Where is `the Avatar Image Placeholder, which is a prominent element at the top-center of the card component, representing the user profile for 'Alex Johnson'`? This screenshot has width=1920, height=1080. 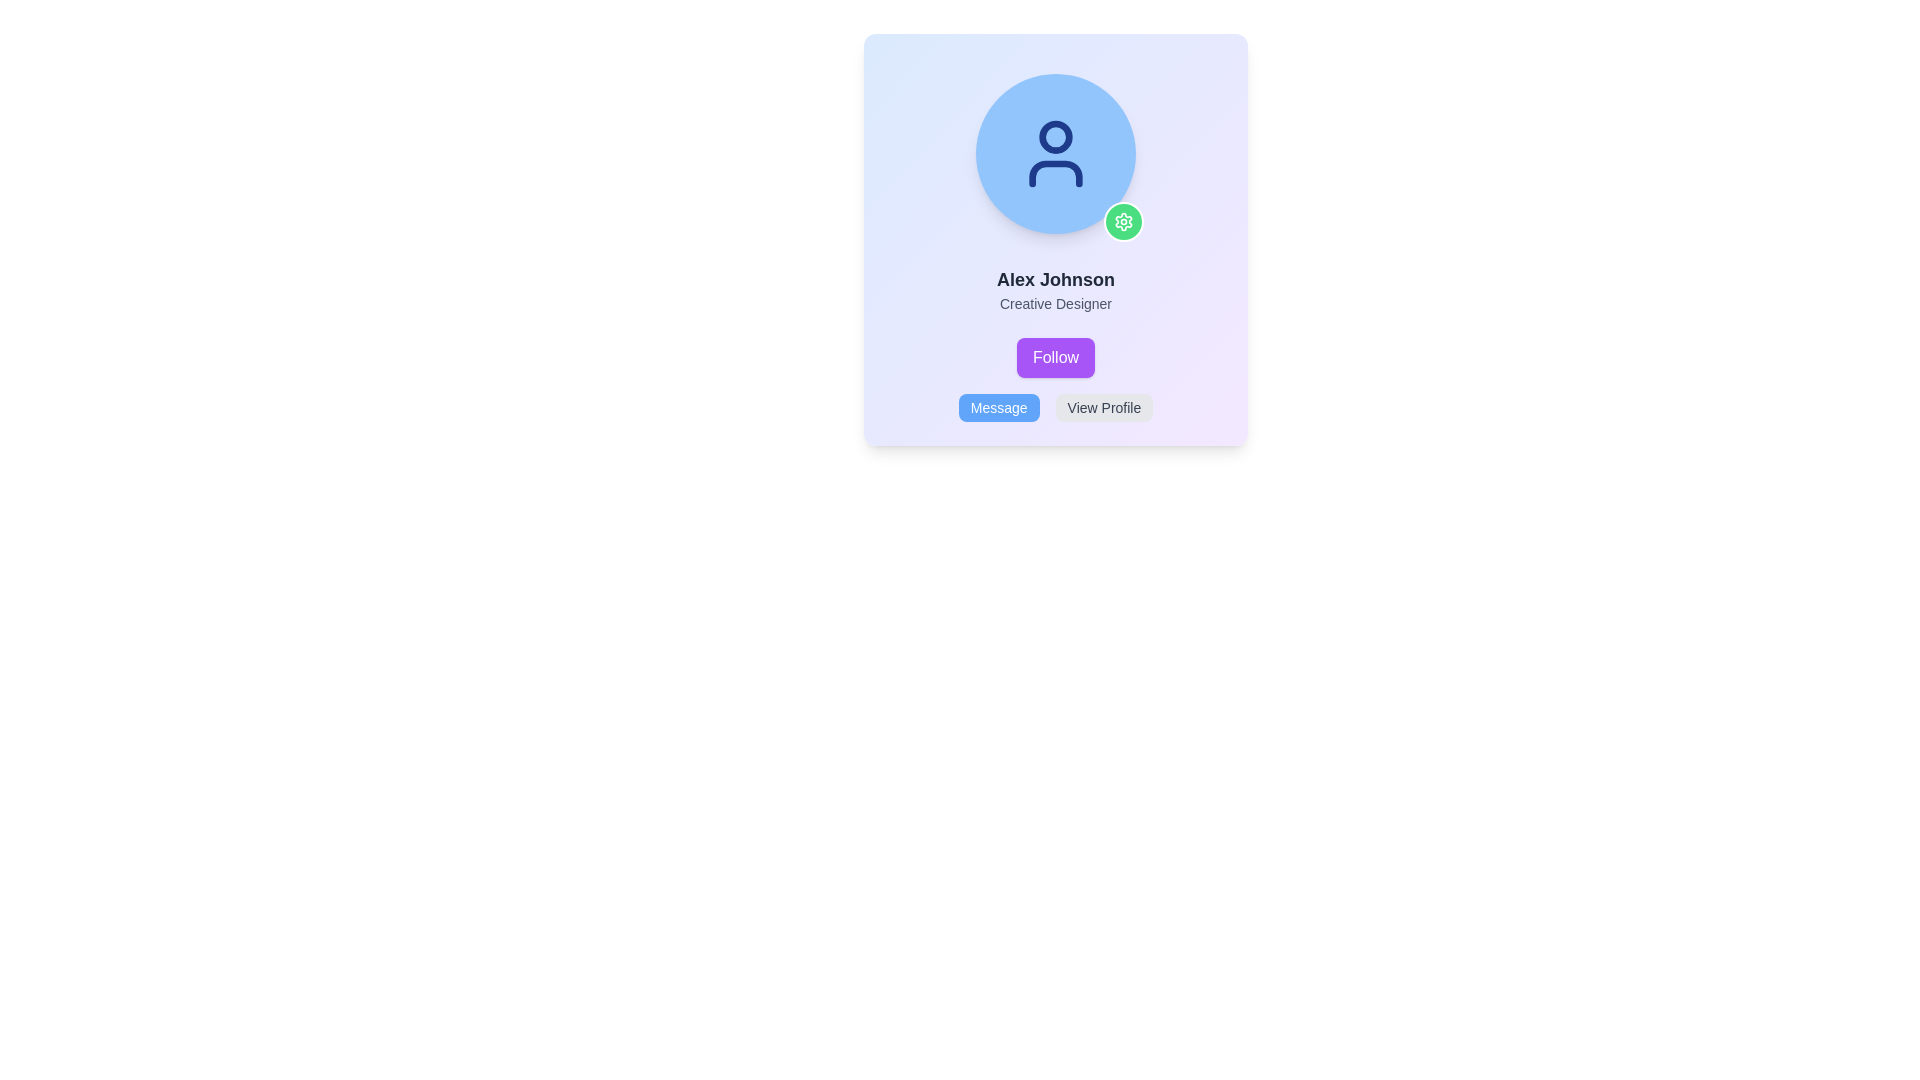 the Avatar Image Placeholder, which is a prominent element at the top-center of the card component, representing the user profile for 'Alex Johnson' is located at coordinates (1055, 153).